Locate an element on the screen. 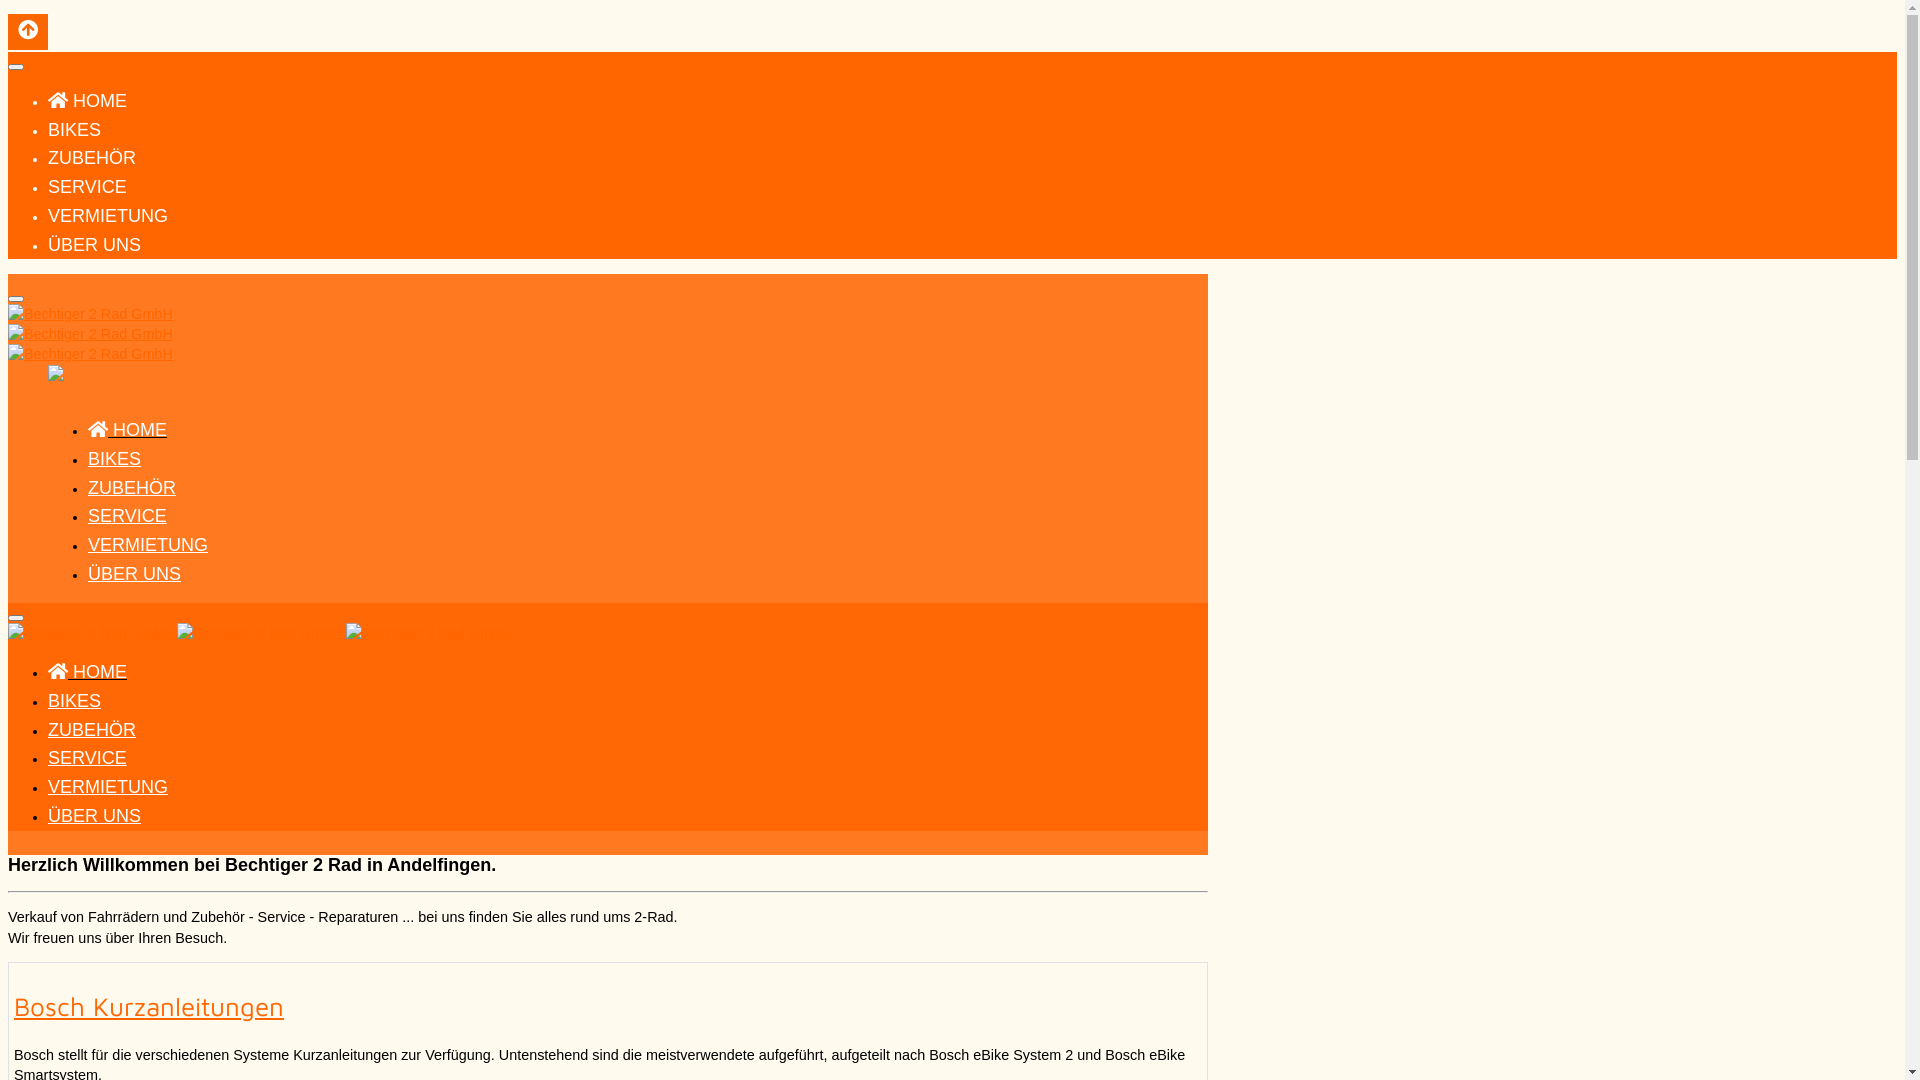  'BIKES' is located at coordinates (113, 459).